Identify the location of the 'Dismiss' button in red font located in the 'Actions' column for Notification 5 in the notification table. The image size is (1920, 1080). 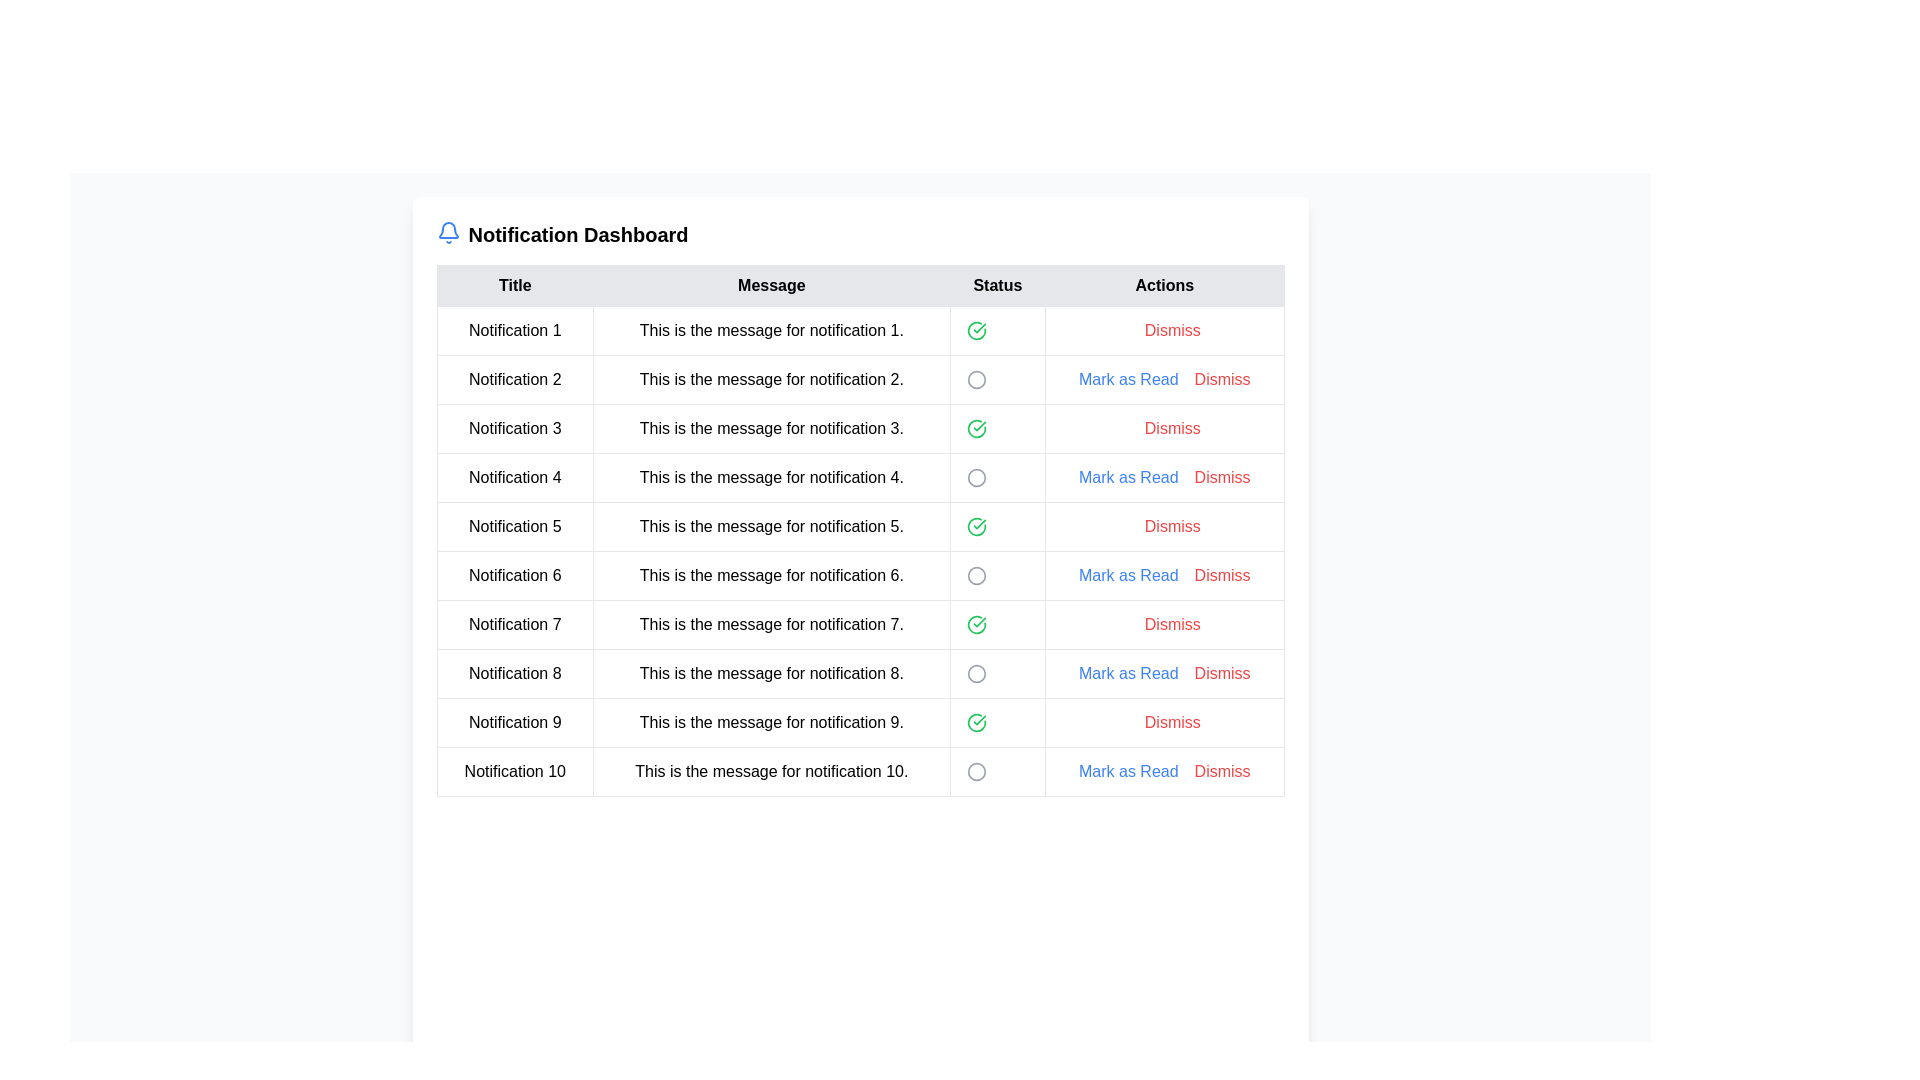
(1164, 526).